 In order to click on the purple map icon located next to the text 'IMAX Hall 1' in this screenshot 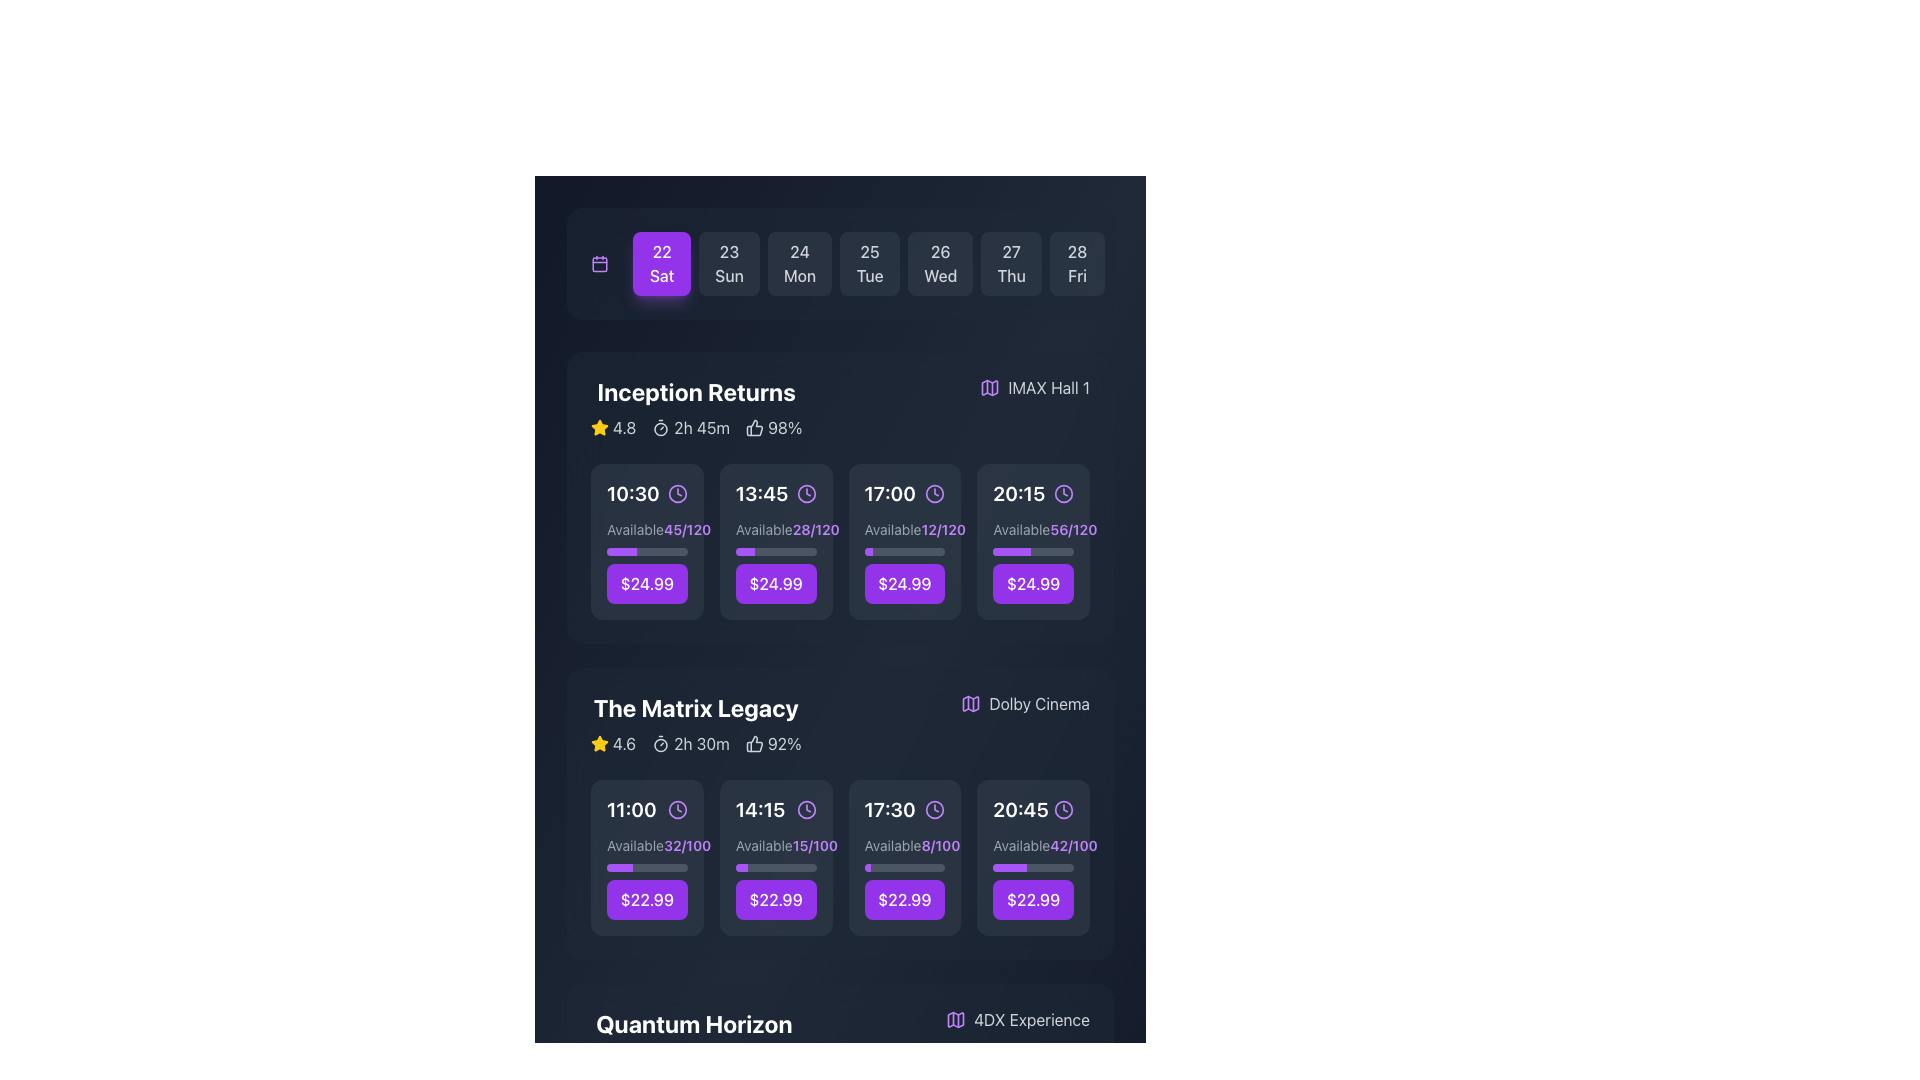, I will do `click(990, 388)`.